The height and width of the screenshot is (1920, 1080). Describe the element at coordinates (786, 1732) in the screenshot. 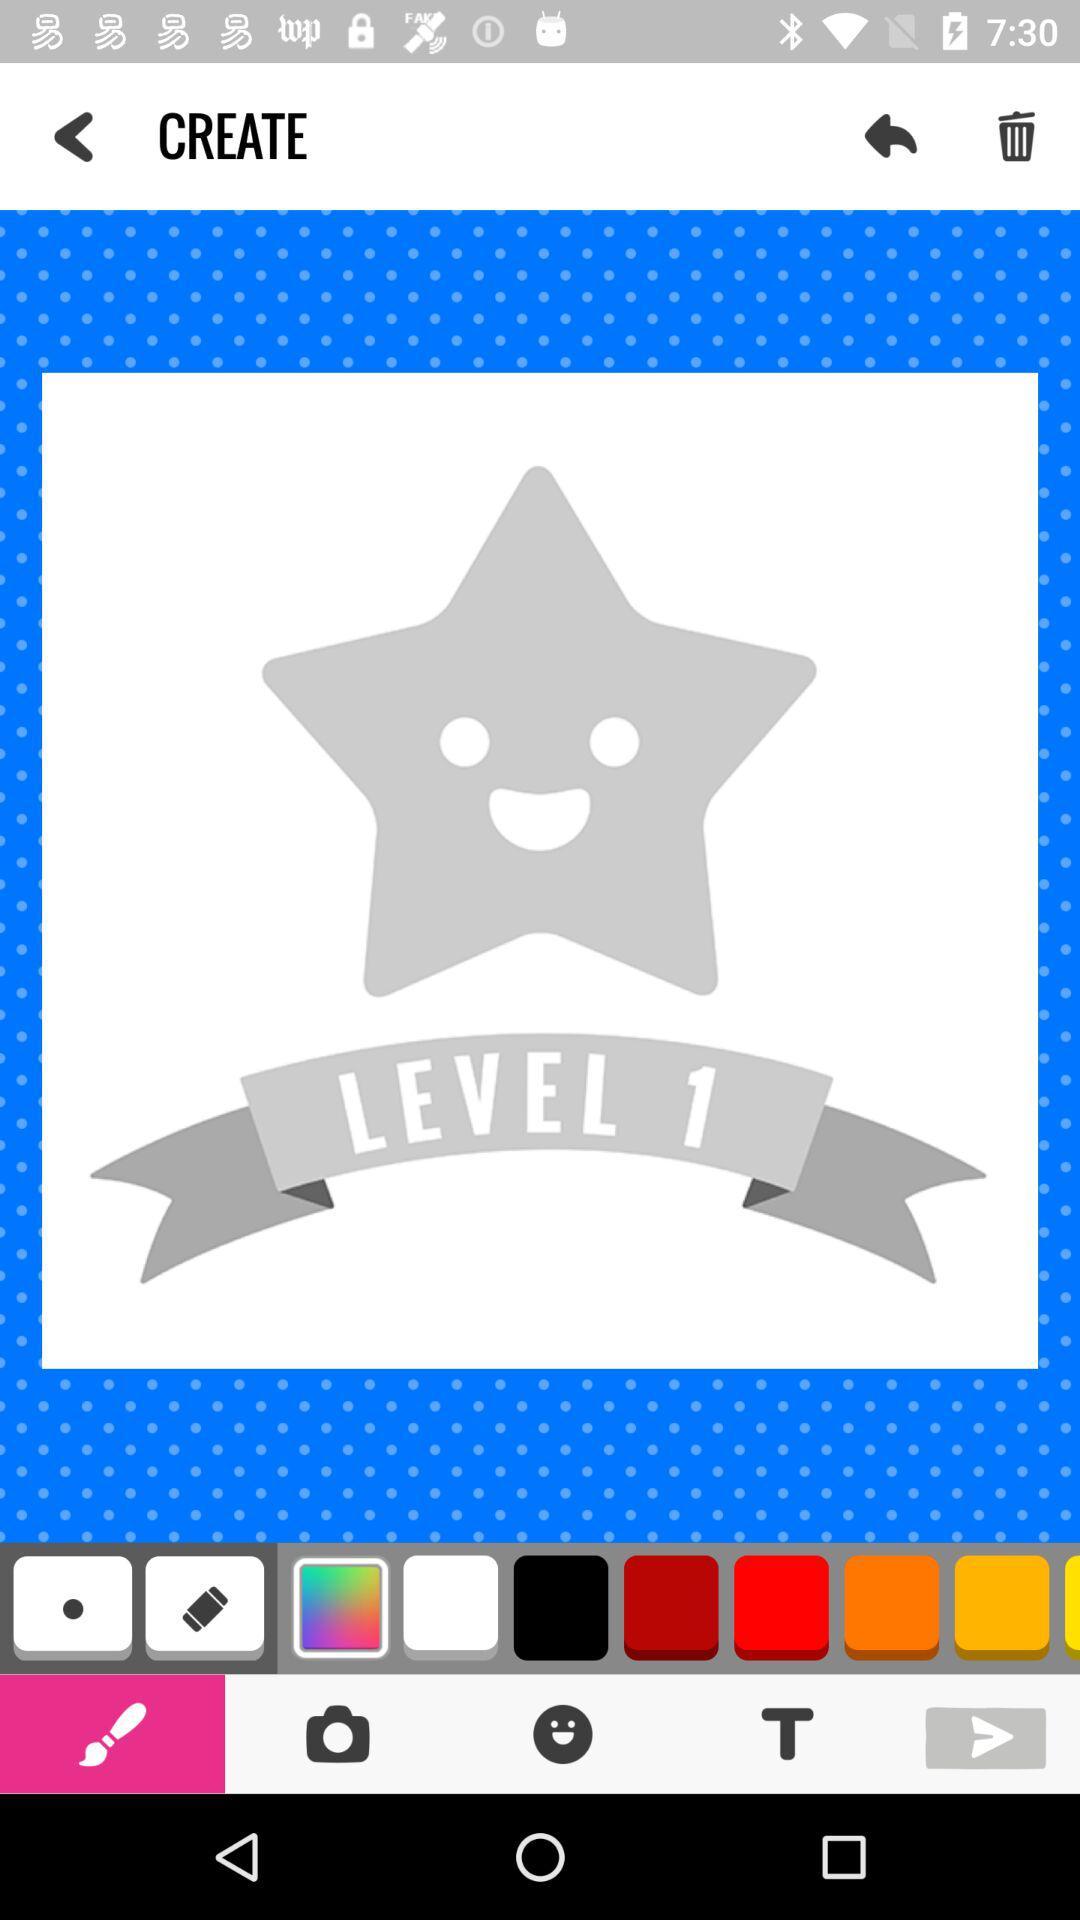

I see `the font icon` at that location.